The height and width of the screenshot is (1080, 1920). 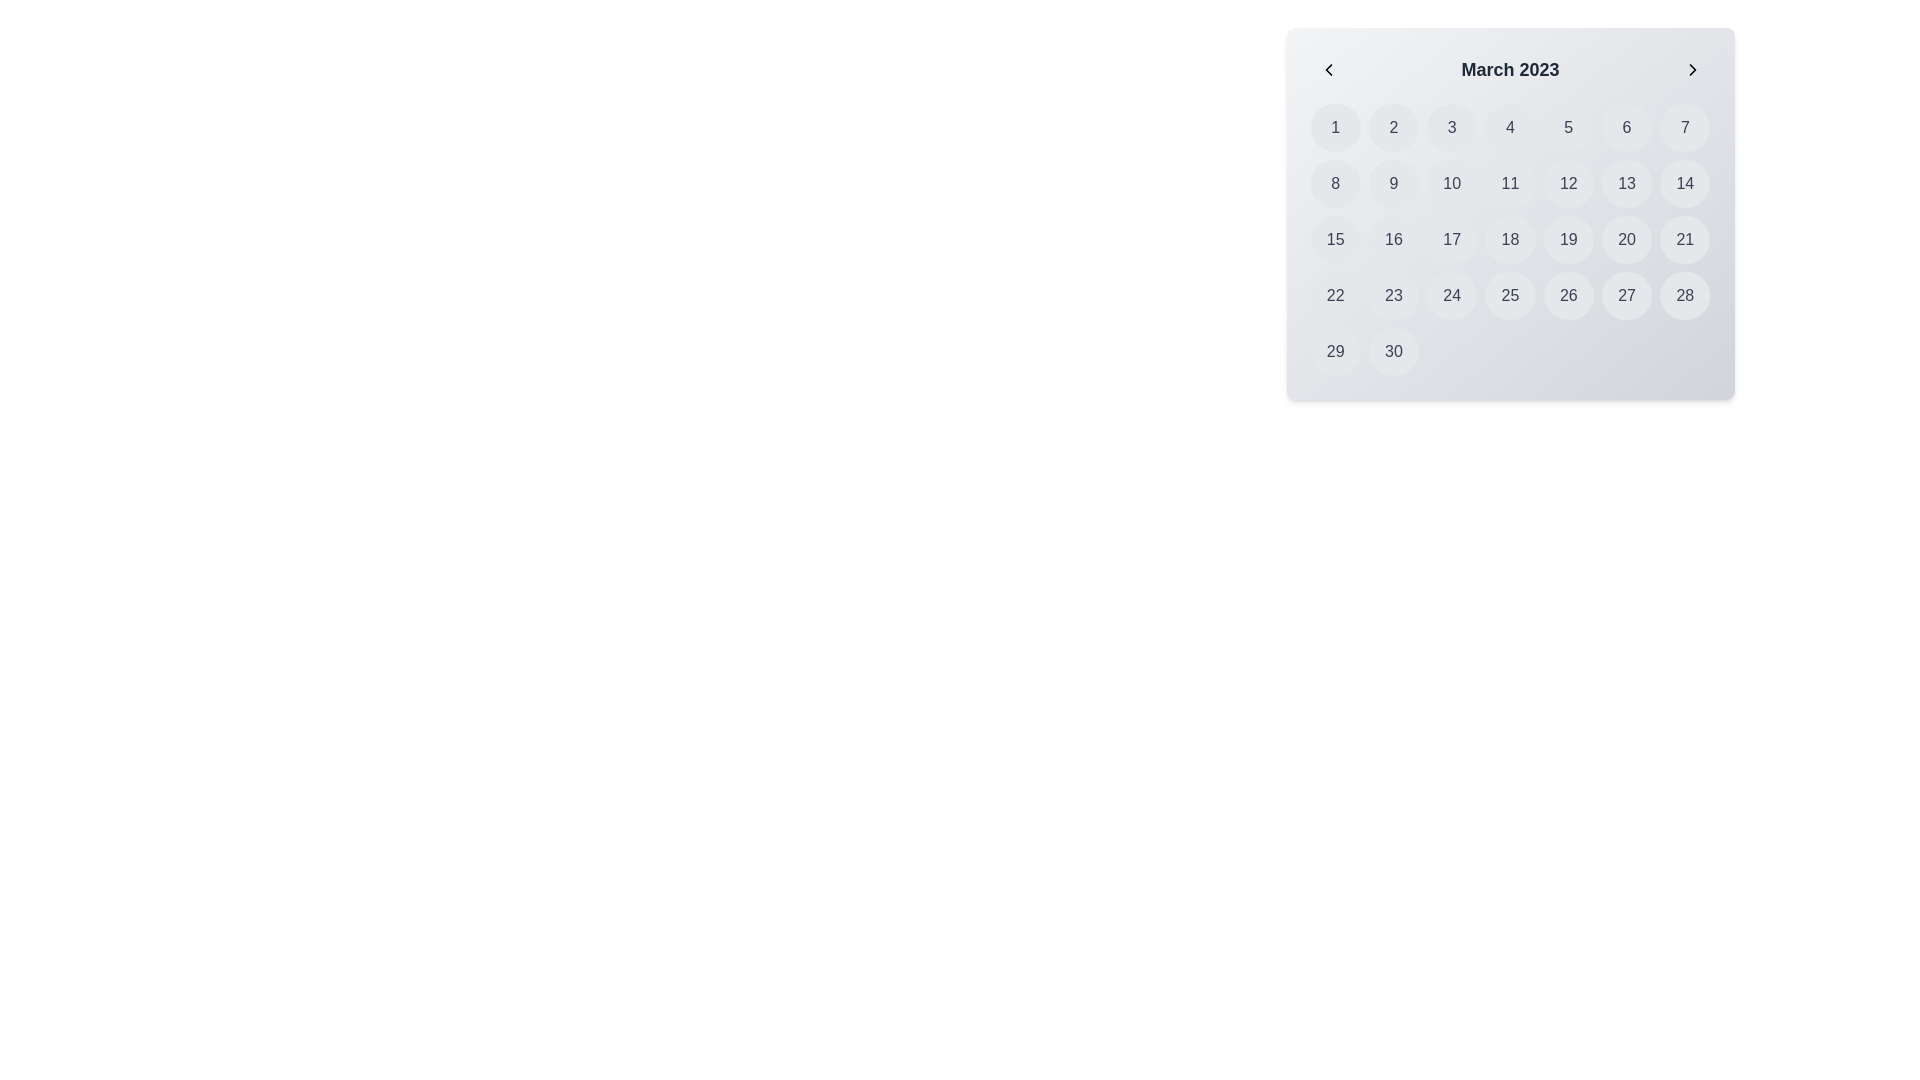 I want to click on the selectable day button in the calendar for March 2023, which is located in the first row and fourth column of the grid, so click(x=1510, y=127).